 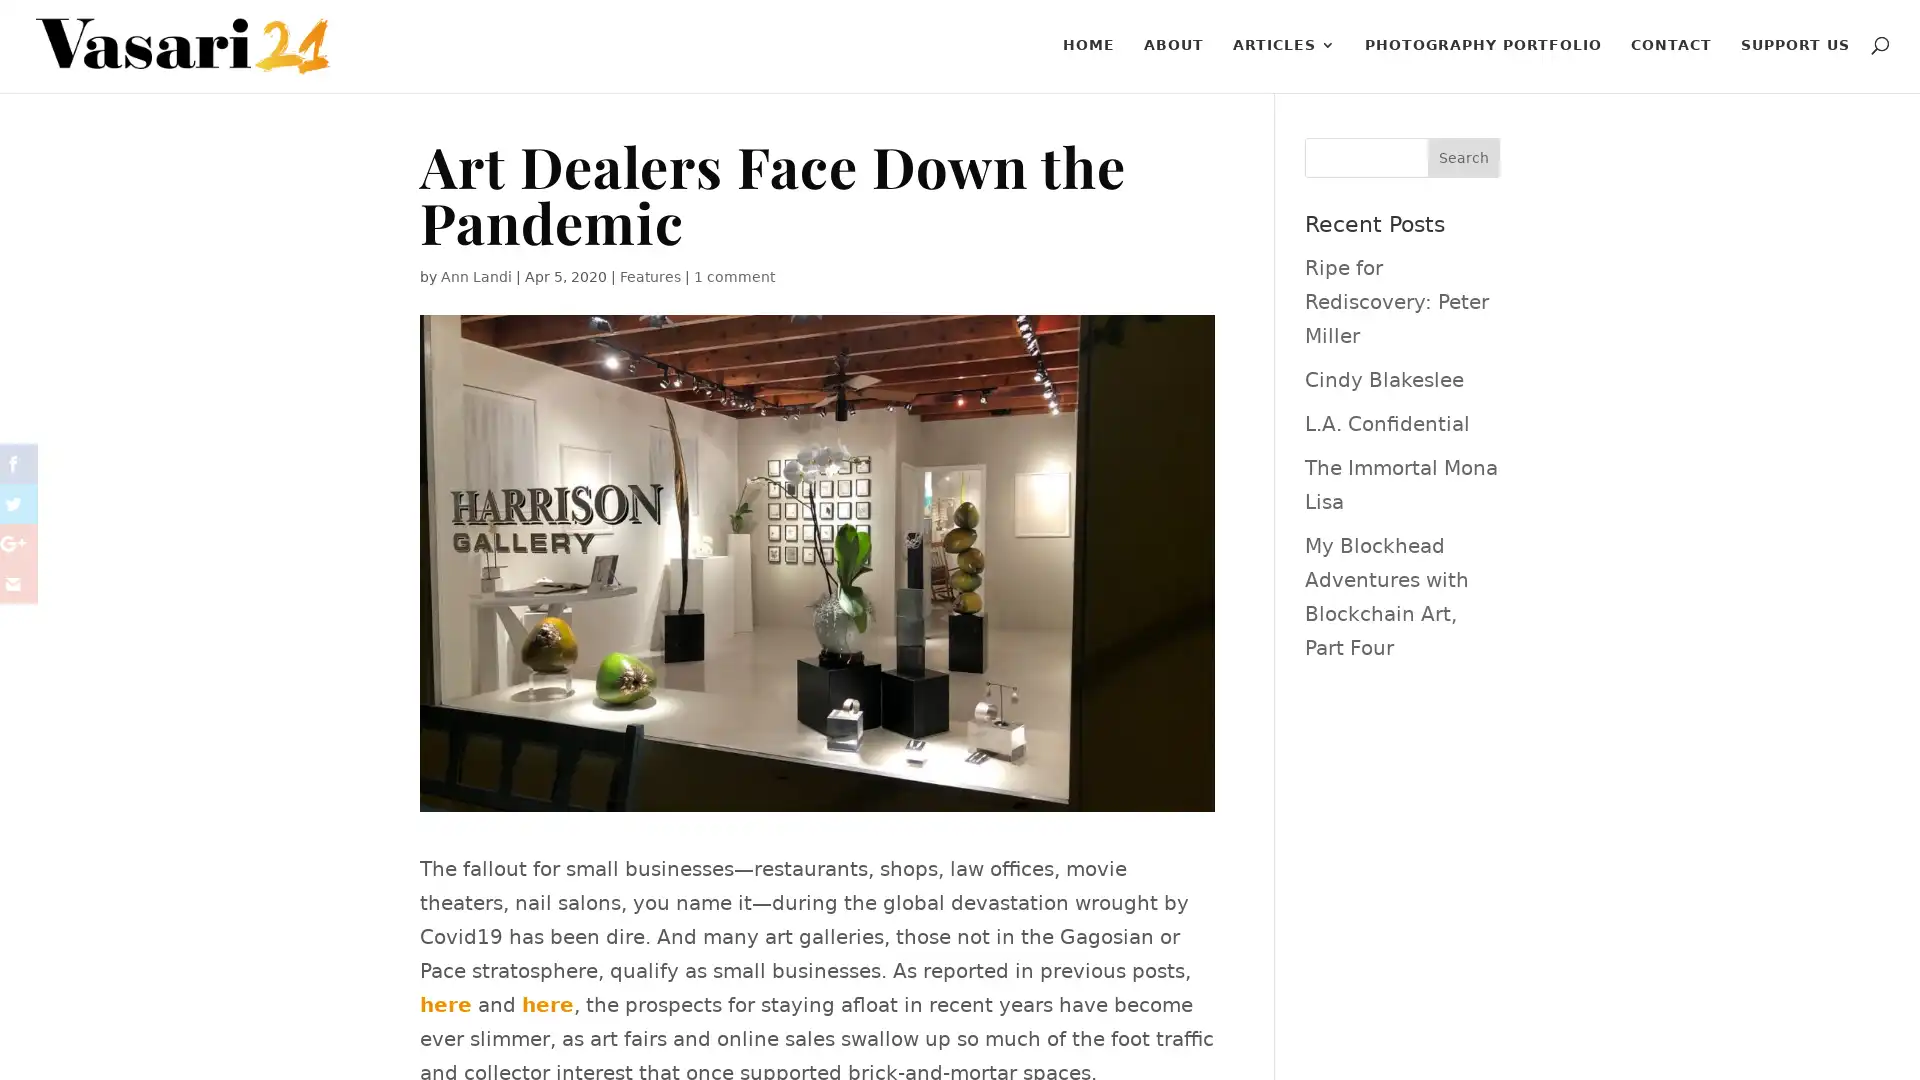 I want to click on Search, so click(x=1463, y=157).